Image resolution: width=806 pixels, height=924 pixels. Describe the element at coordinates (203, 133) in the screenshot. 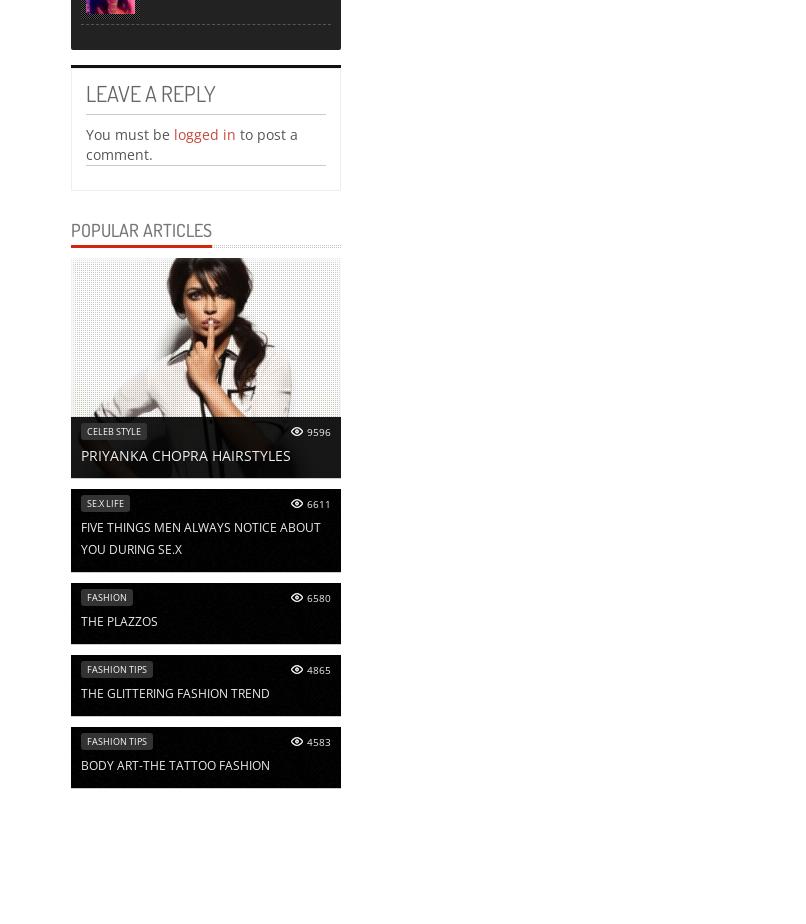

I see `'logged in'` at that location.